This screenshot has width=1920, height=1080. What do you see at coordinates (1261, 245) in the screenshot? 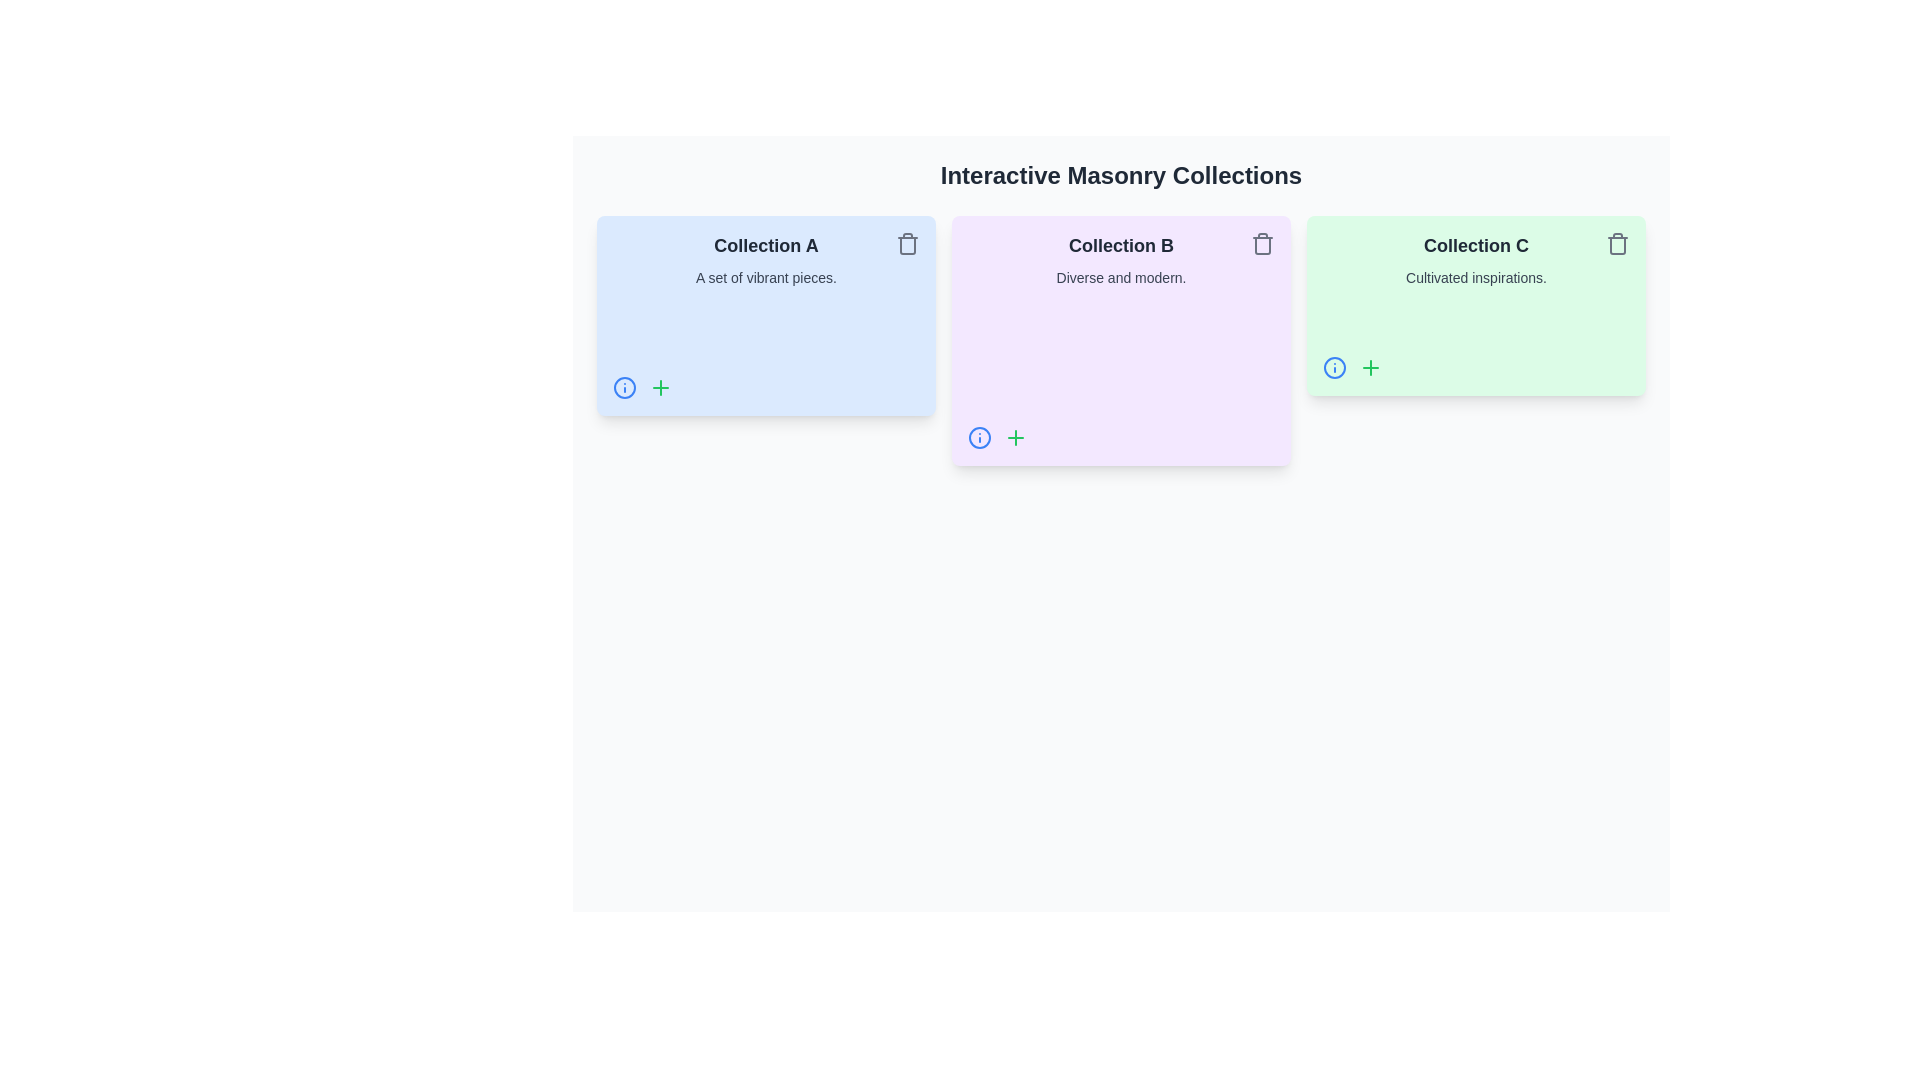
I see `the delete button located in the top-right corner of the card labeled 'Collection B'` at bounding box center [1261, 245].